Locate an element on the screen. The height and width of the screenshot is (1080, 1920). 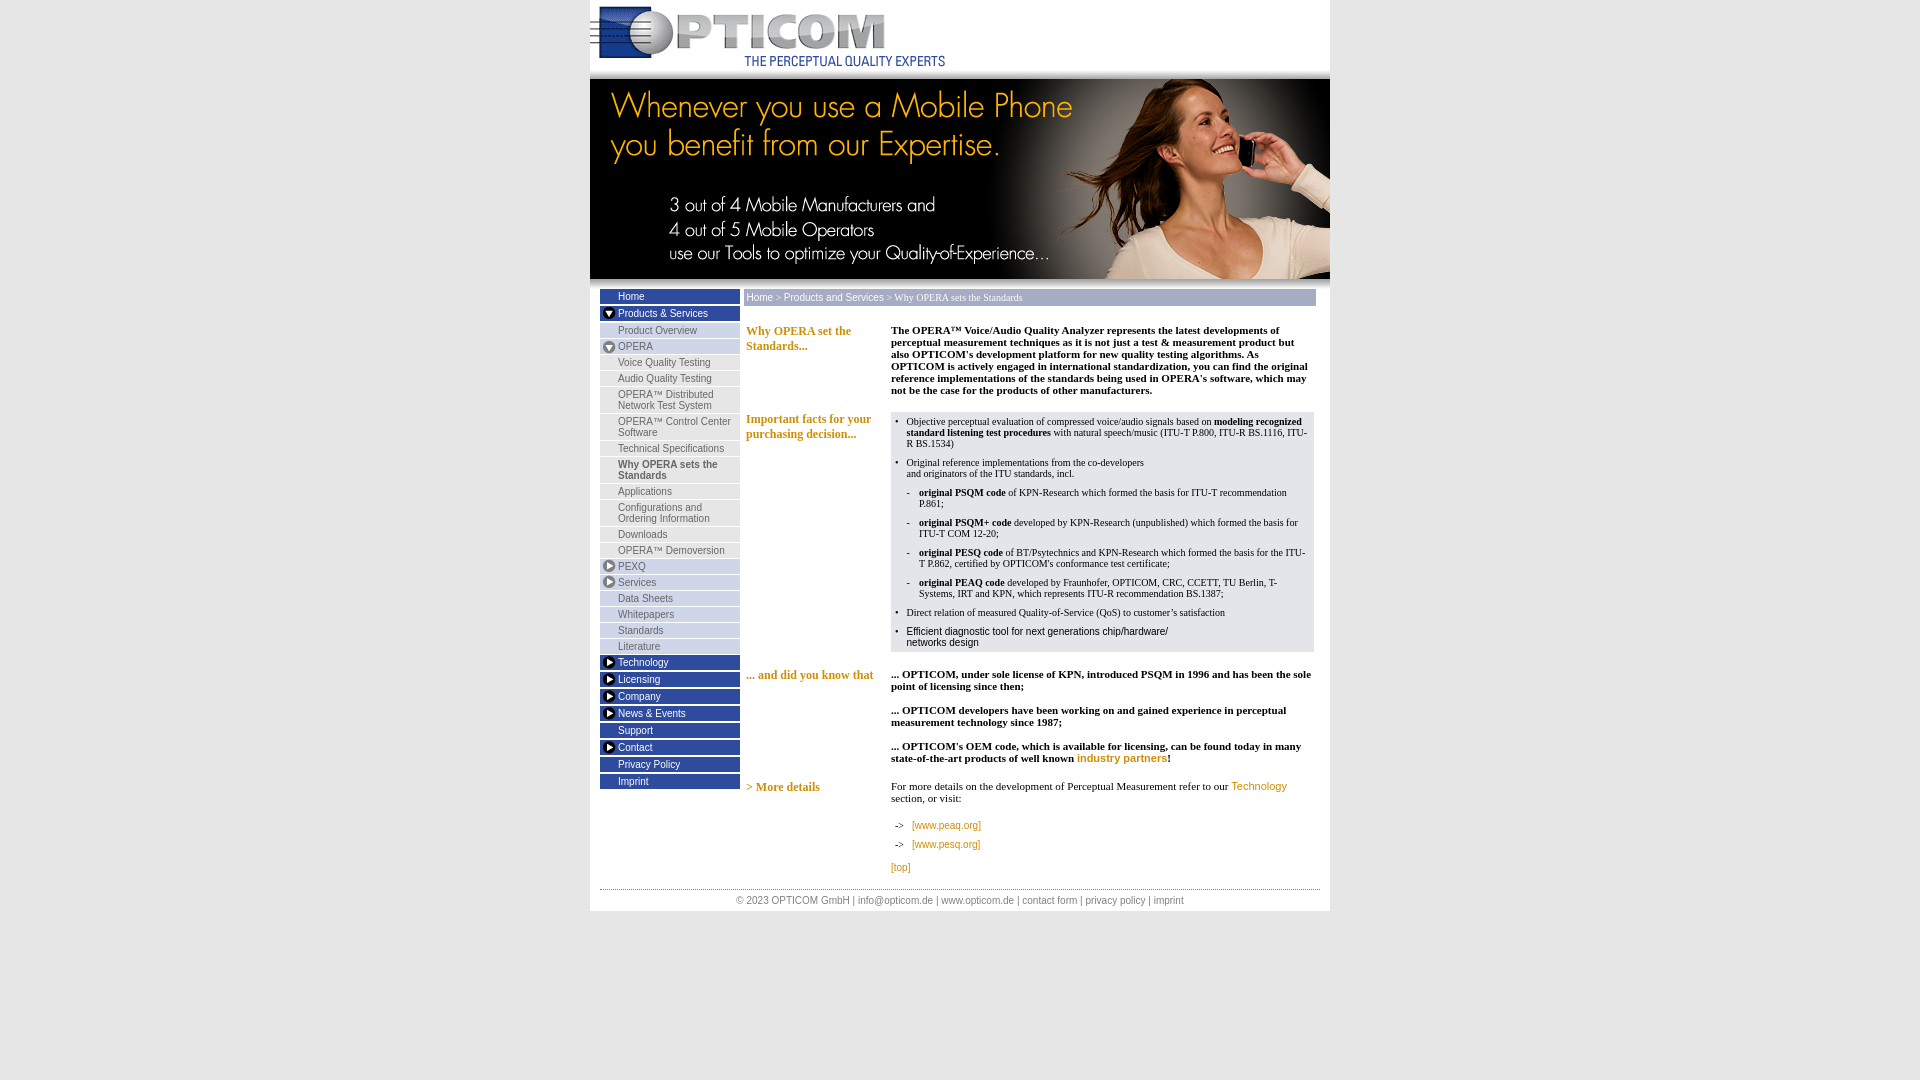
'Why OPERA sets the Standards' is located at coordinates (667, 470).